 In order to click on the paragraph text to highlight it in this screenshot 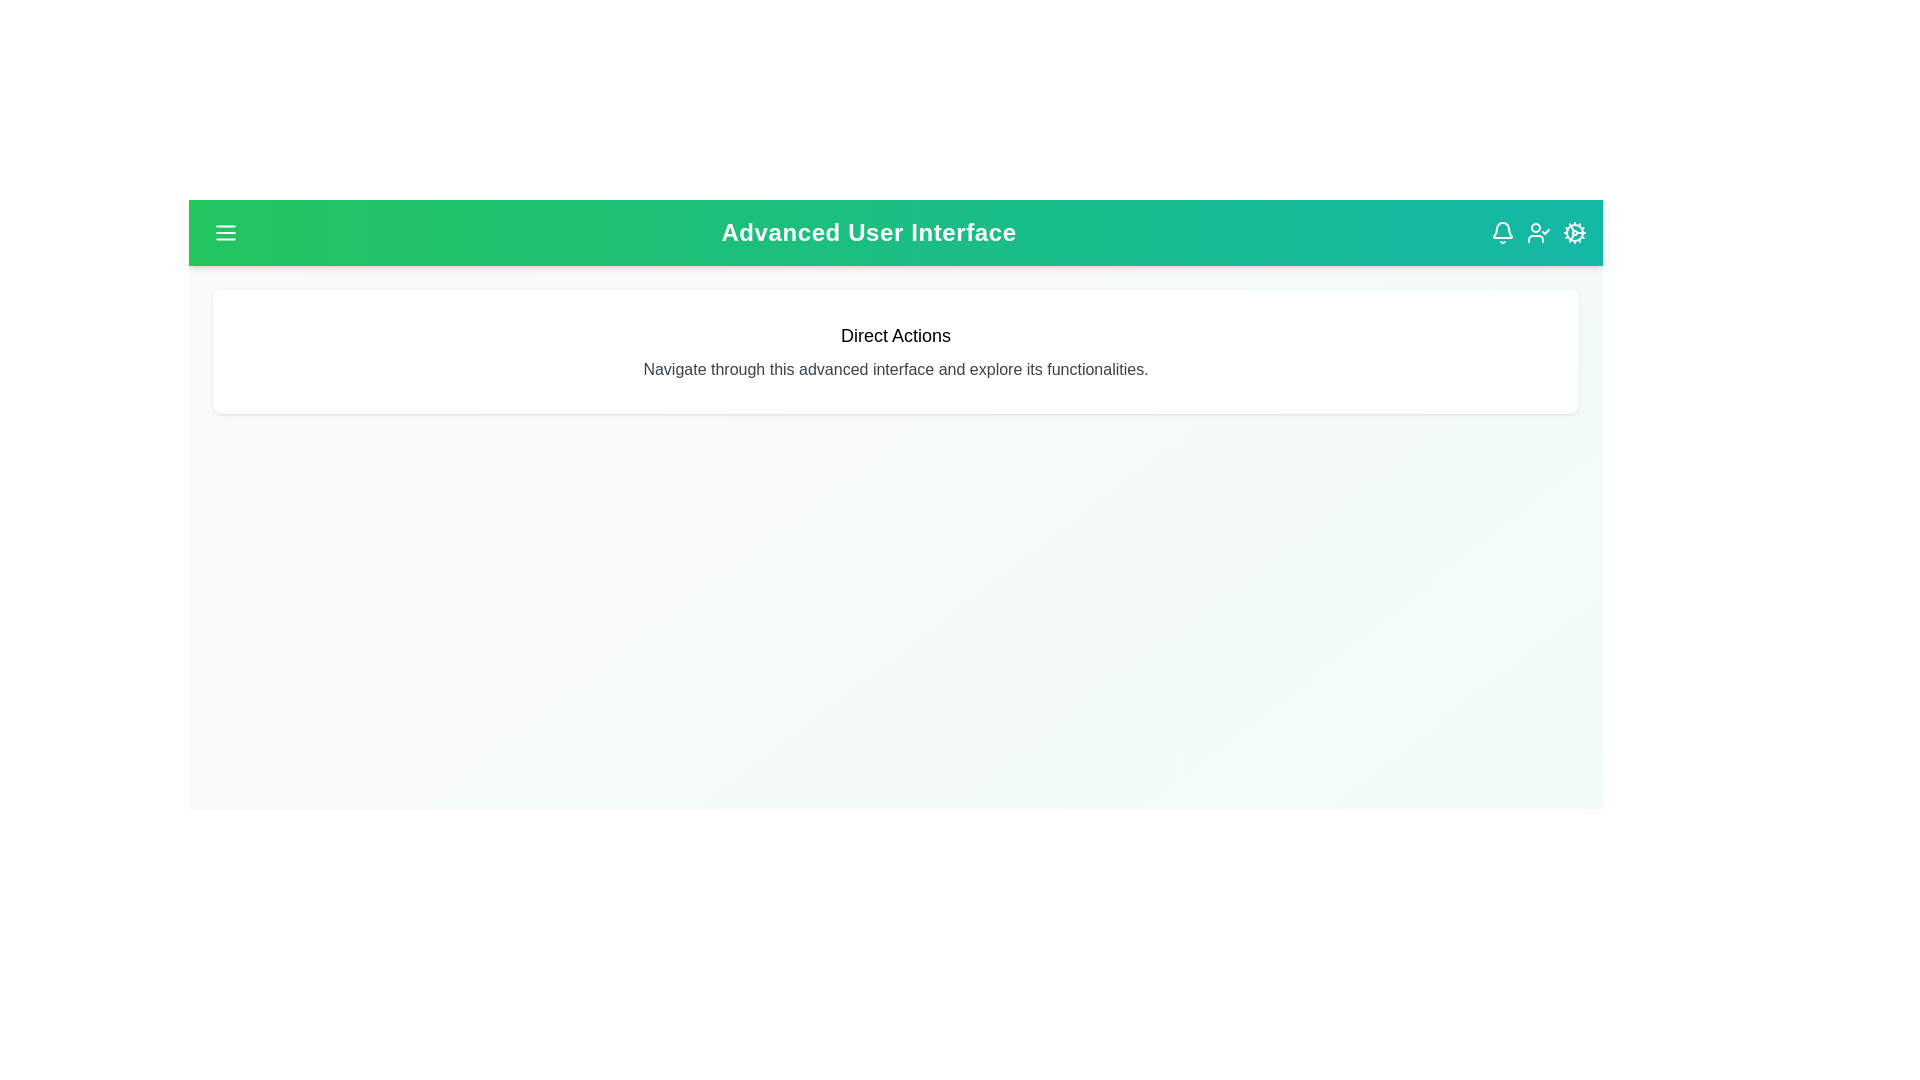, I will do `click(895, 370)`.